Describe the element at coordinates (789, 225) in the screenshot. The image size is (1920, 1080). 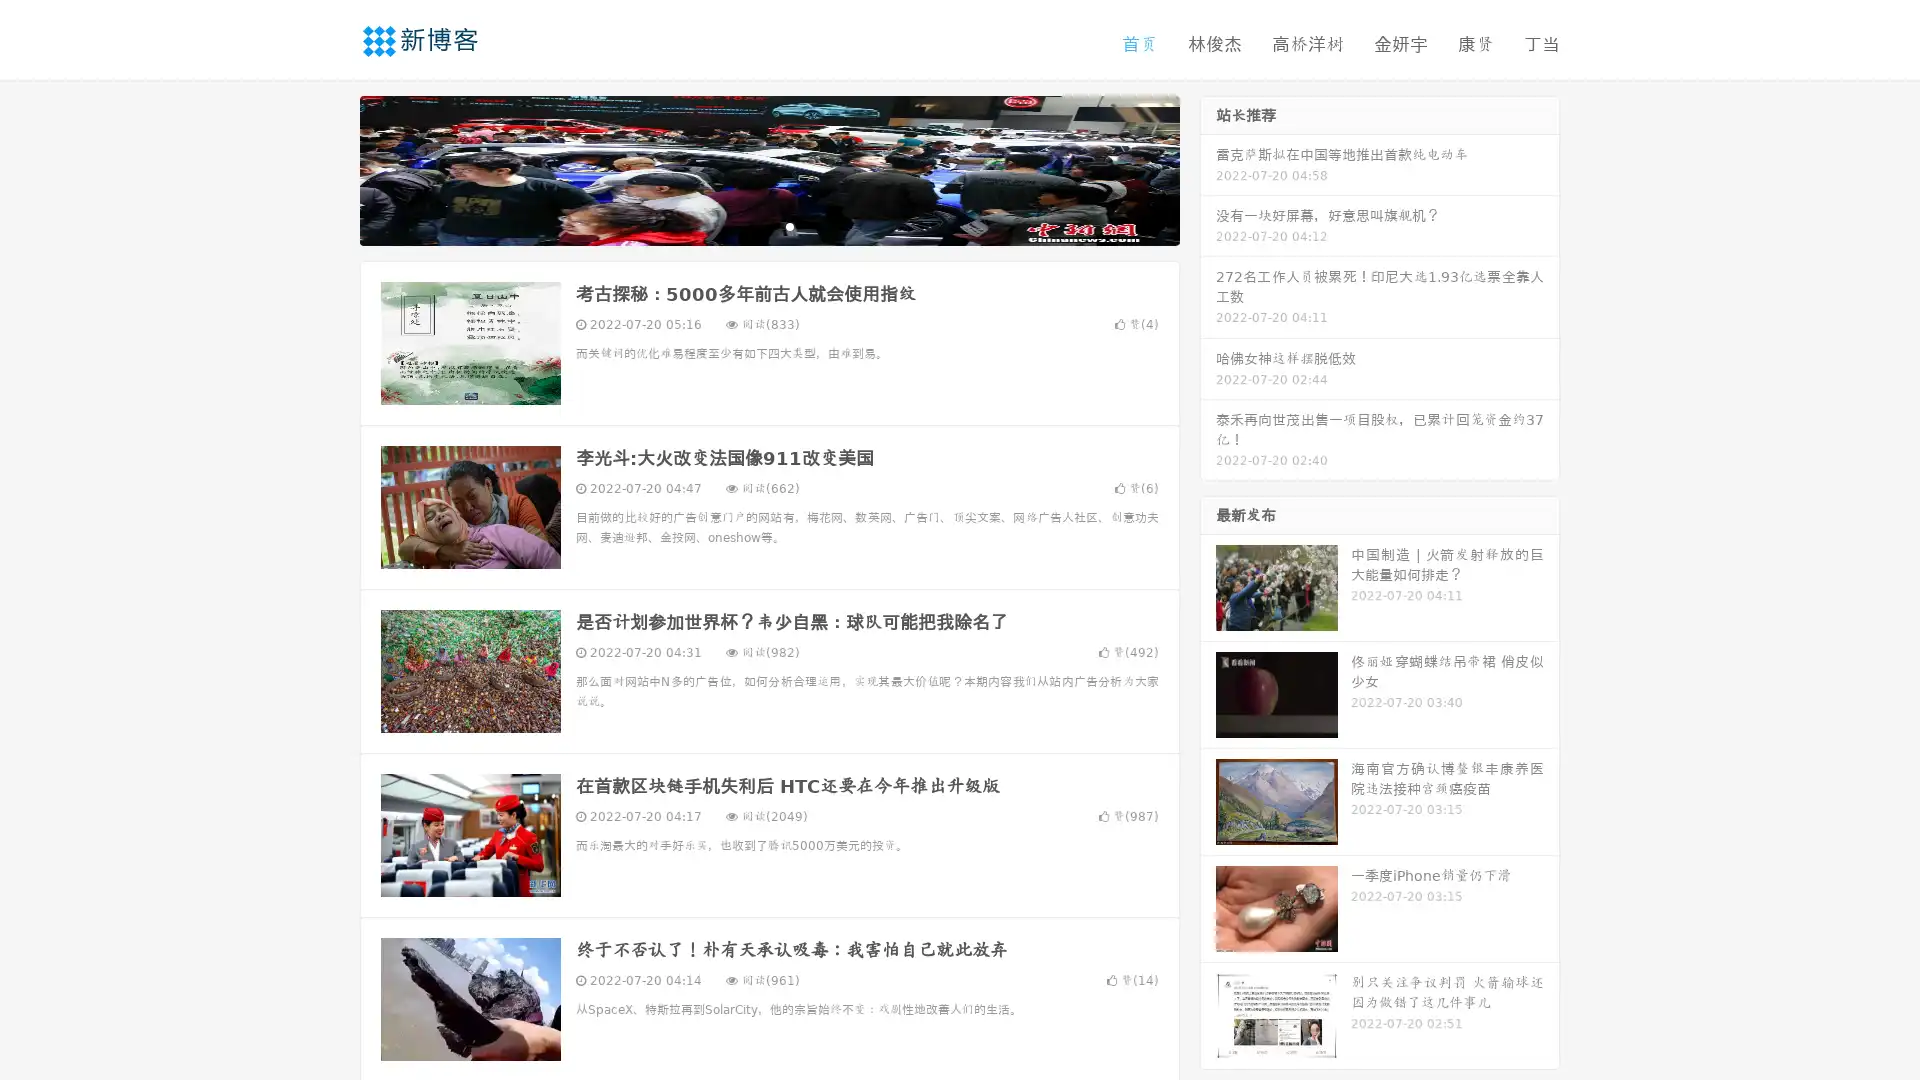
I see `Go to slide 3` at that location.